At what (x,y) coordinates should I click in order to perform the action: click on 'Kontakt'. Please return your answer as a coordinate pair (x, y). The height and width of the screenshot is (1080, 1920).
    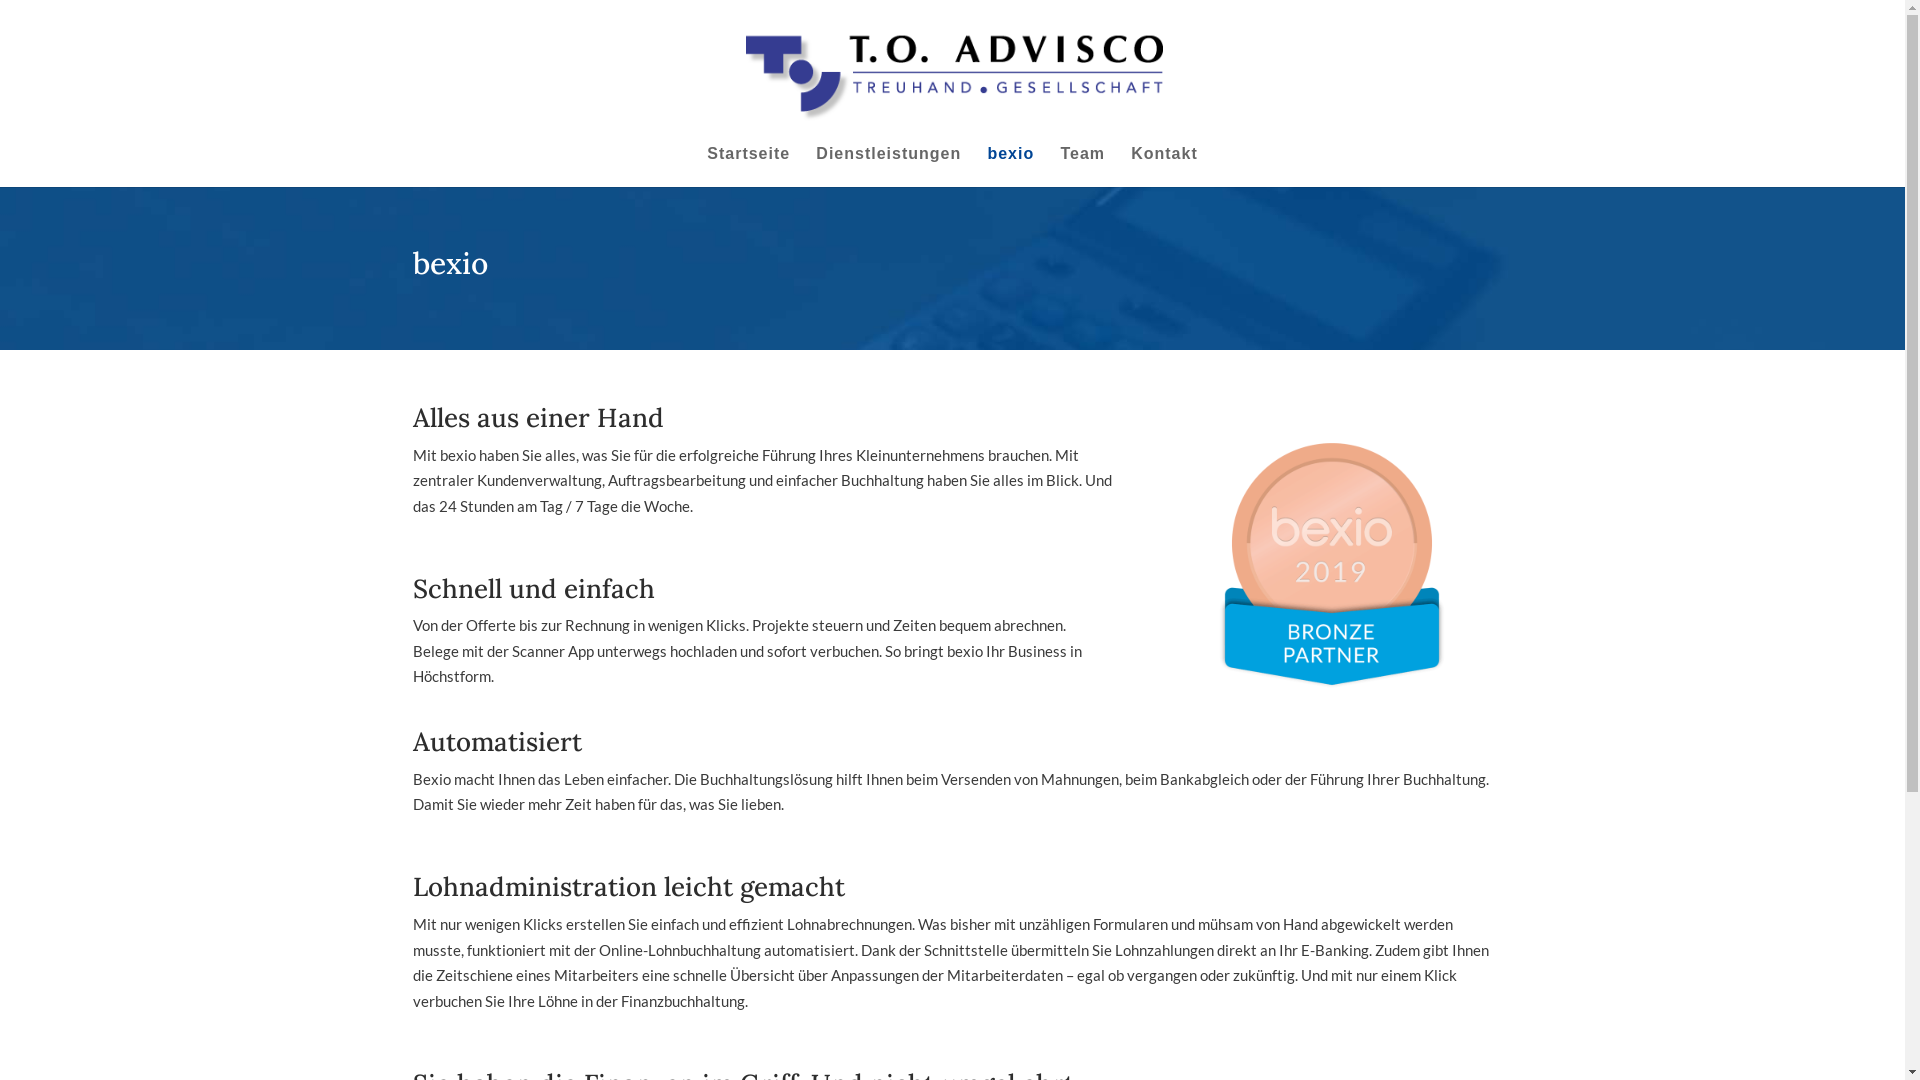
    Looking at the image, I should click on (1164, 165).